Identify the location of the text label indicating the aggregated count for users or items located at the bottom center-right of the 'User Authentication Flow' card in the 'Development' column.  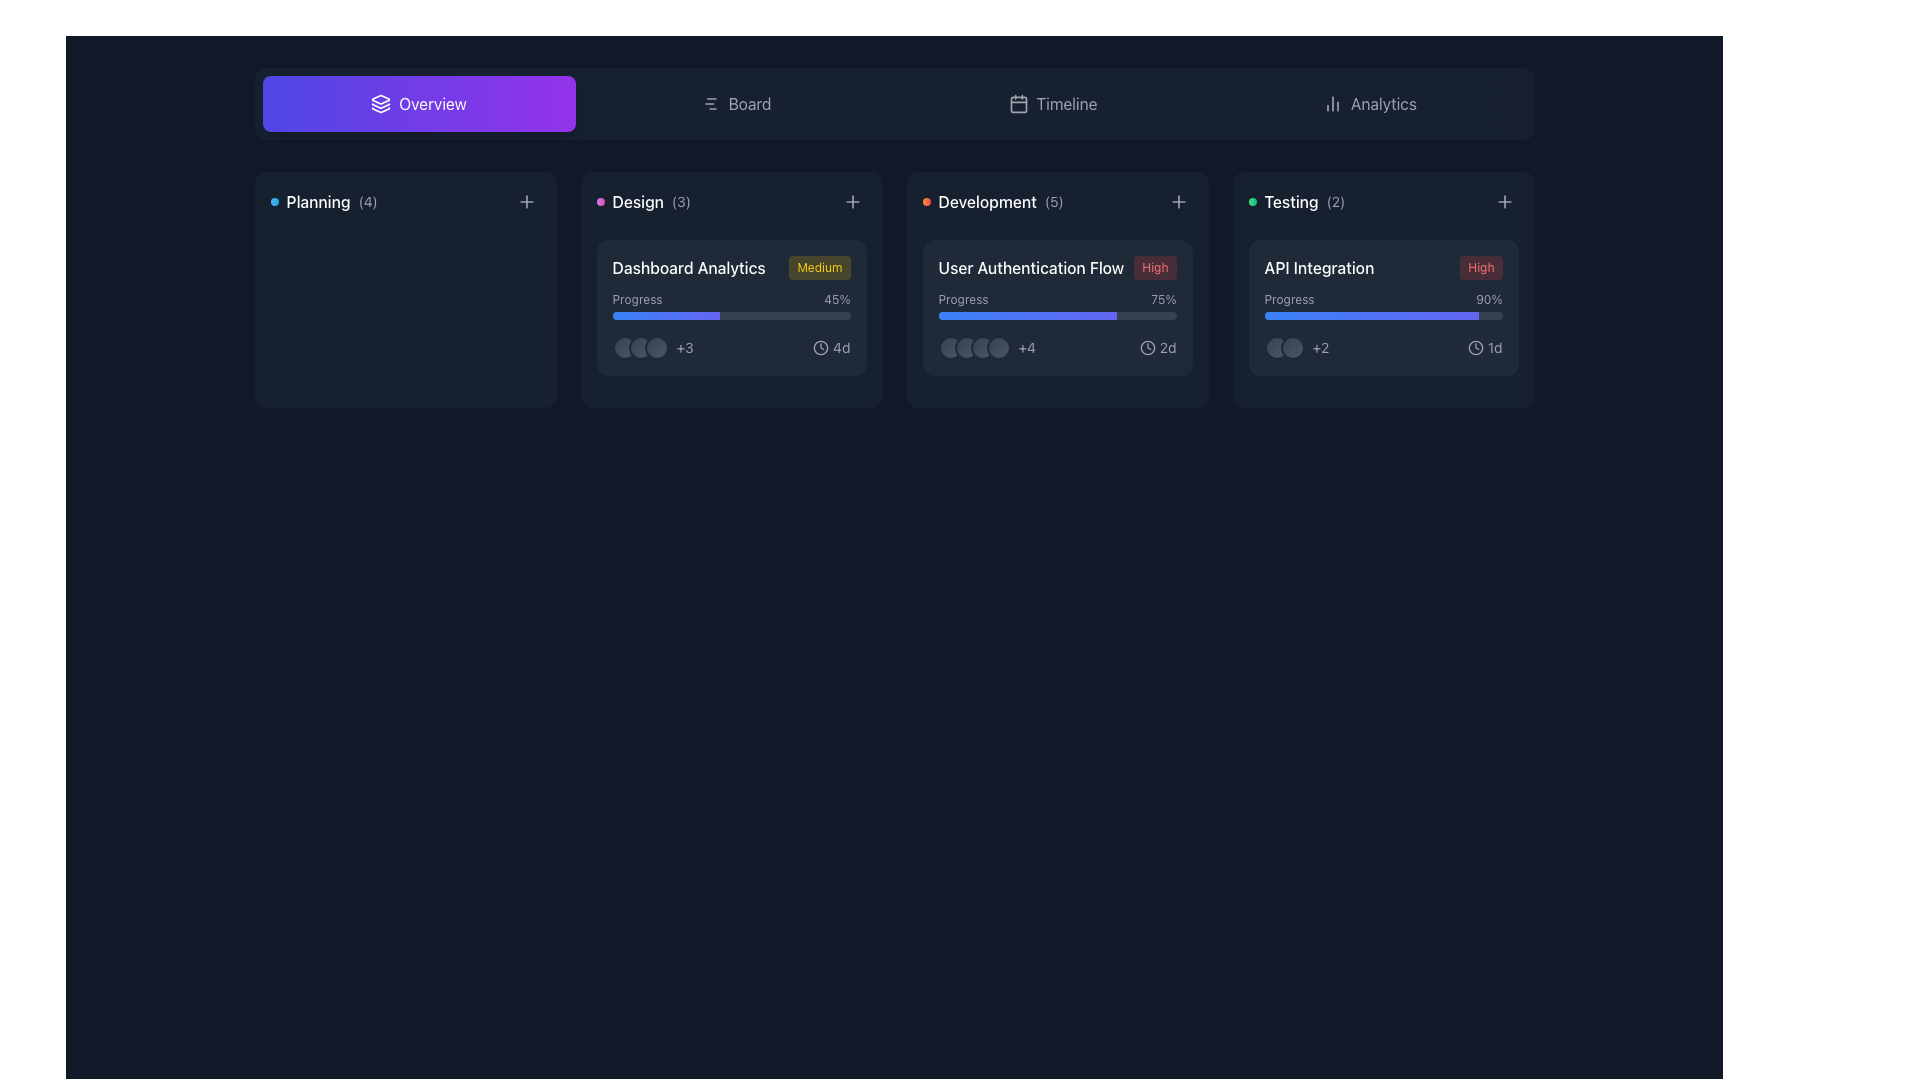
(1027, 346).